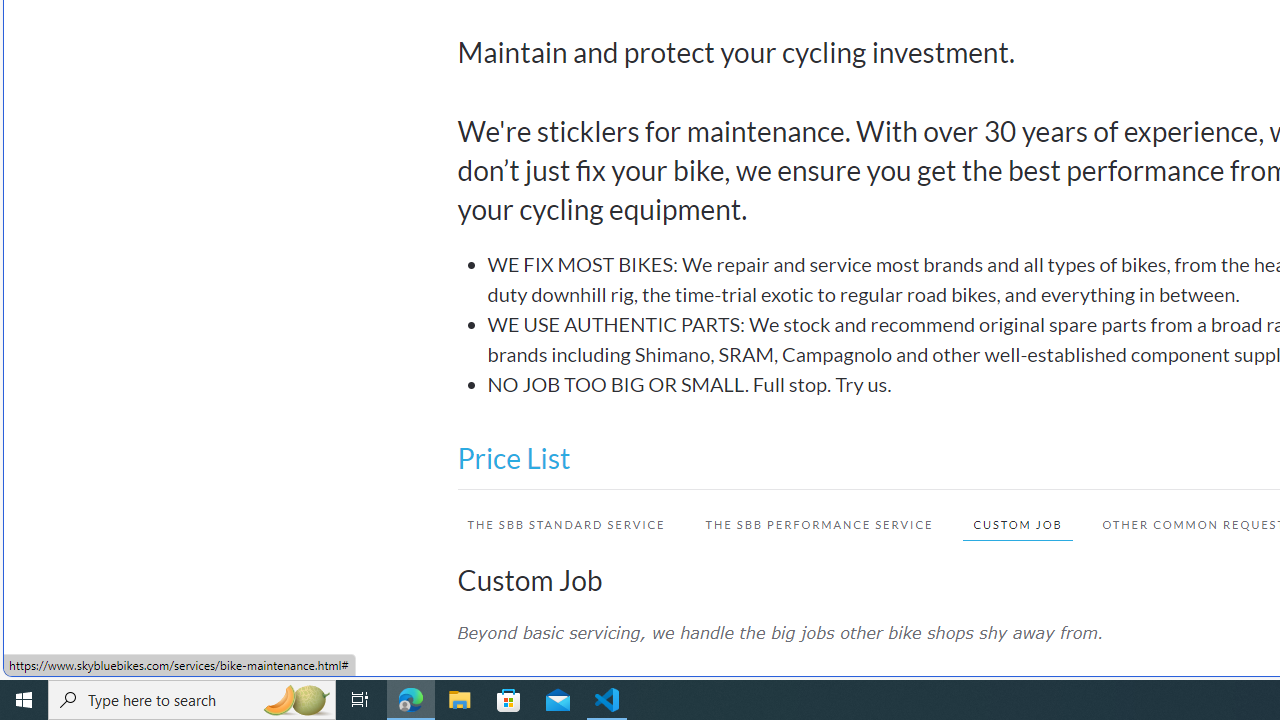  Describe the element at coordinates (1017, 523) in the screenshot. I see `'CUSTOM JOB'` at that location.